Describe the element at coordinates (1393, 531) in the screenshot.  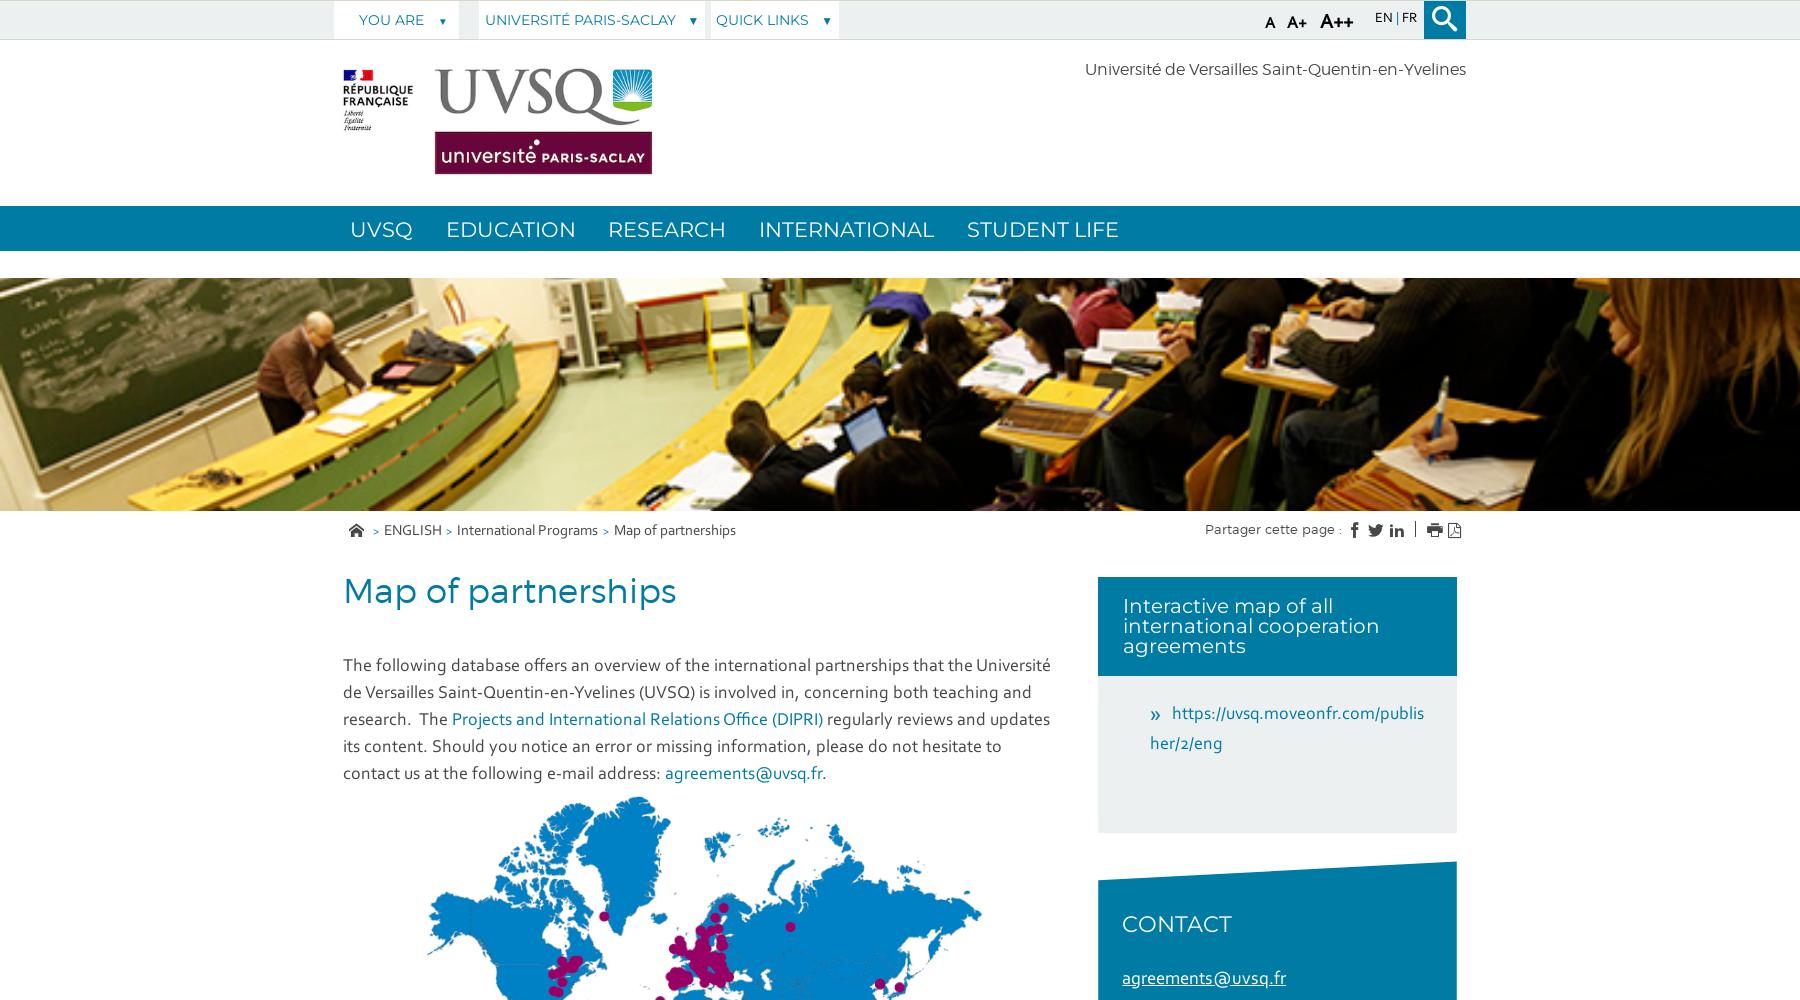
I see `'Facebook'` at that location.